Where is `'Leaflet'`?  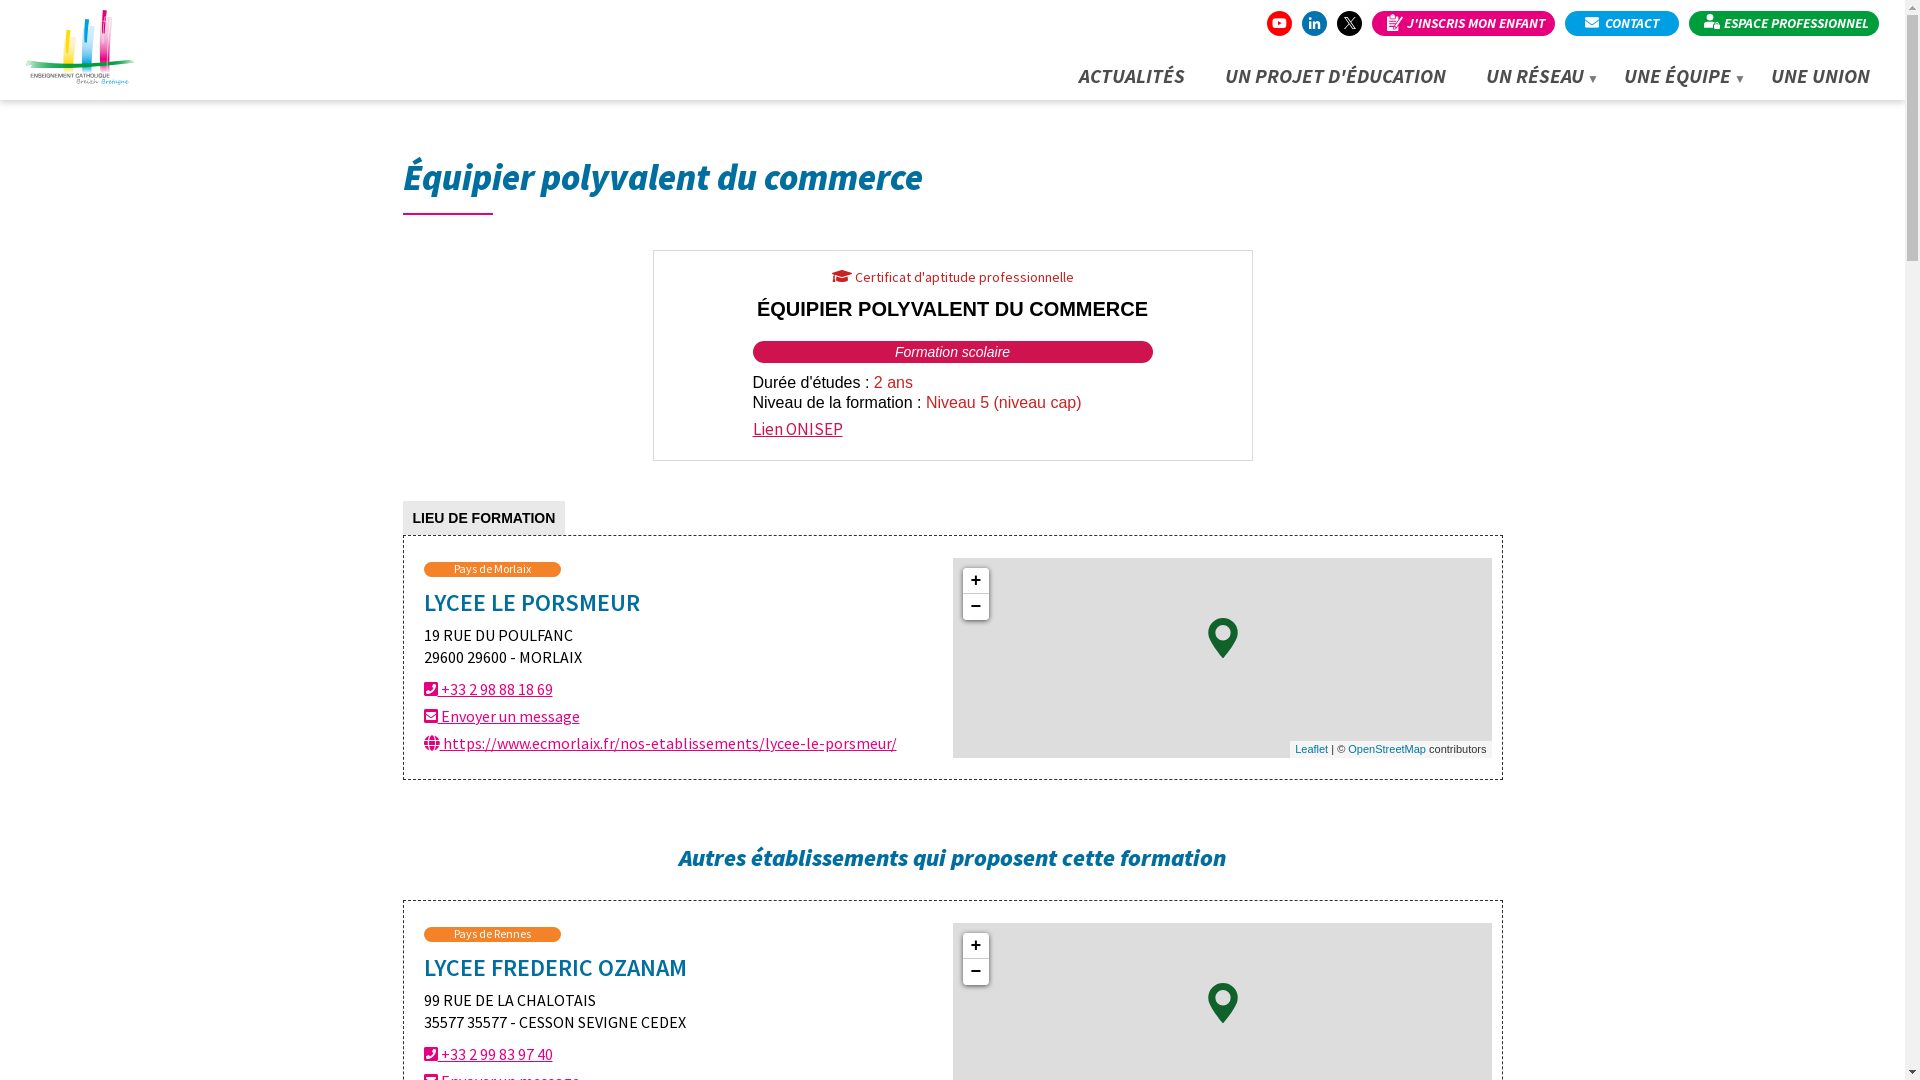
'Leaflet' is located at coordinates (1311, 748).